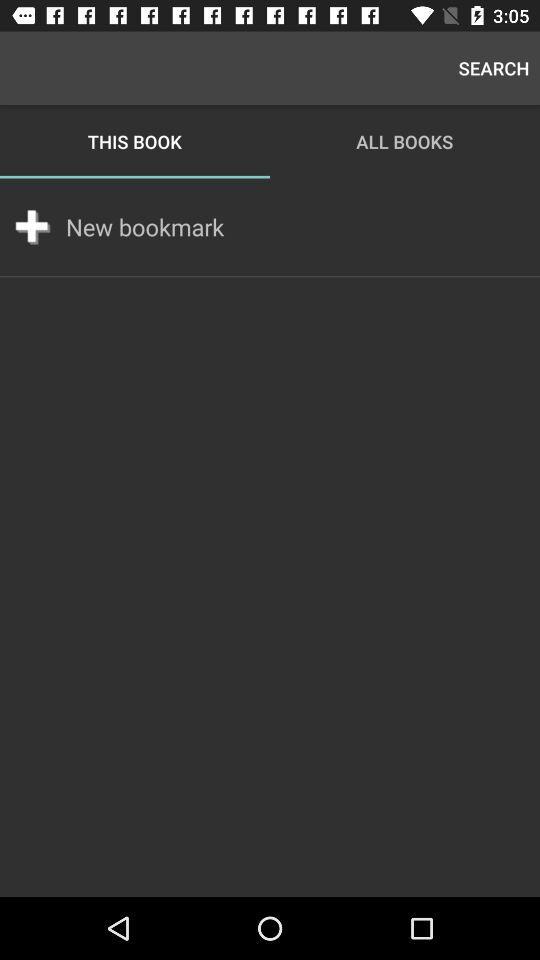  What do you see at coordinates (493, 68) in the screenshot?
I see `the item above all books item` at bounding box center [493, 68].